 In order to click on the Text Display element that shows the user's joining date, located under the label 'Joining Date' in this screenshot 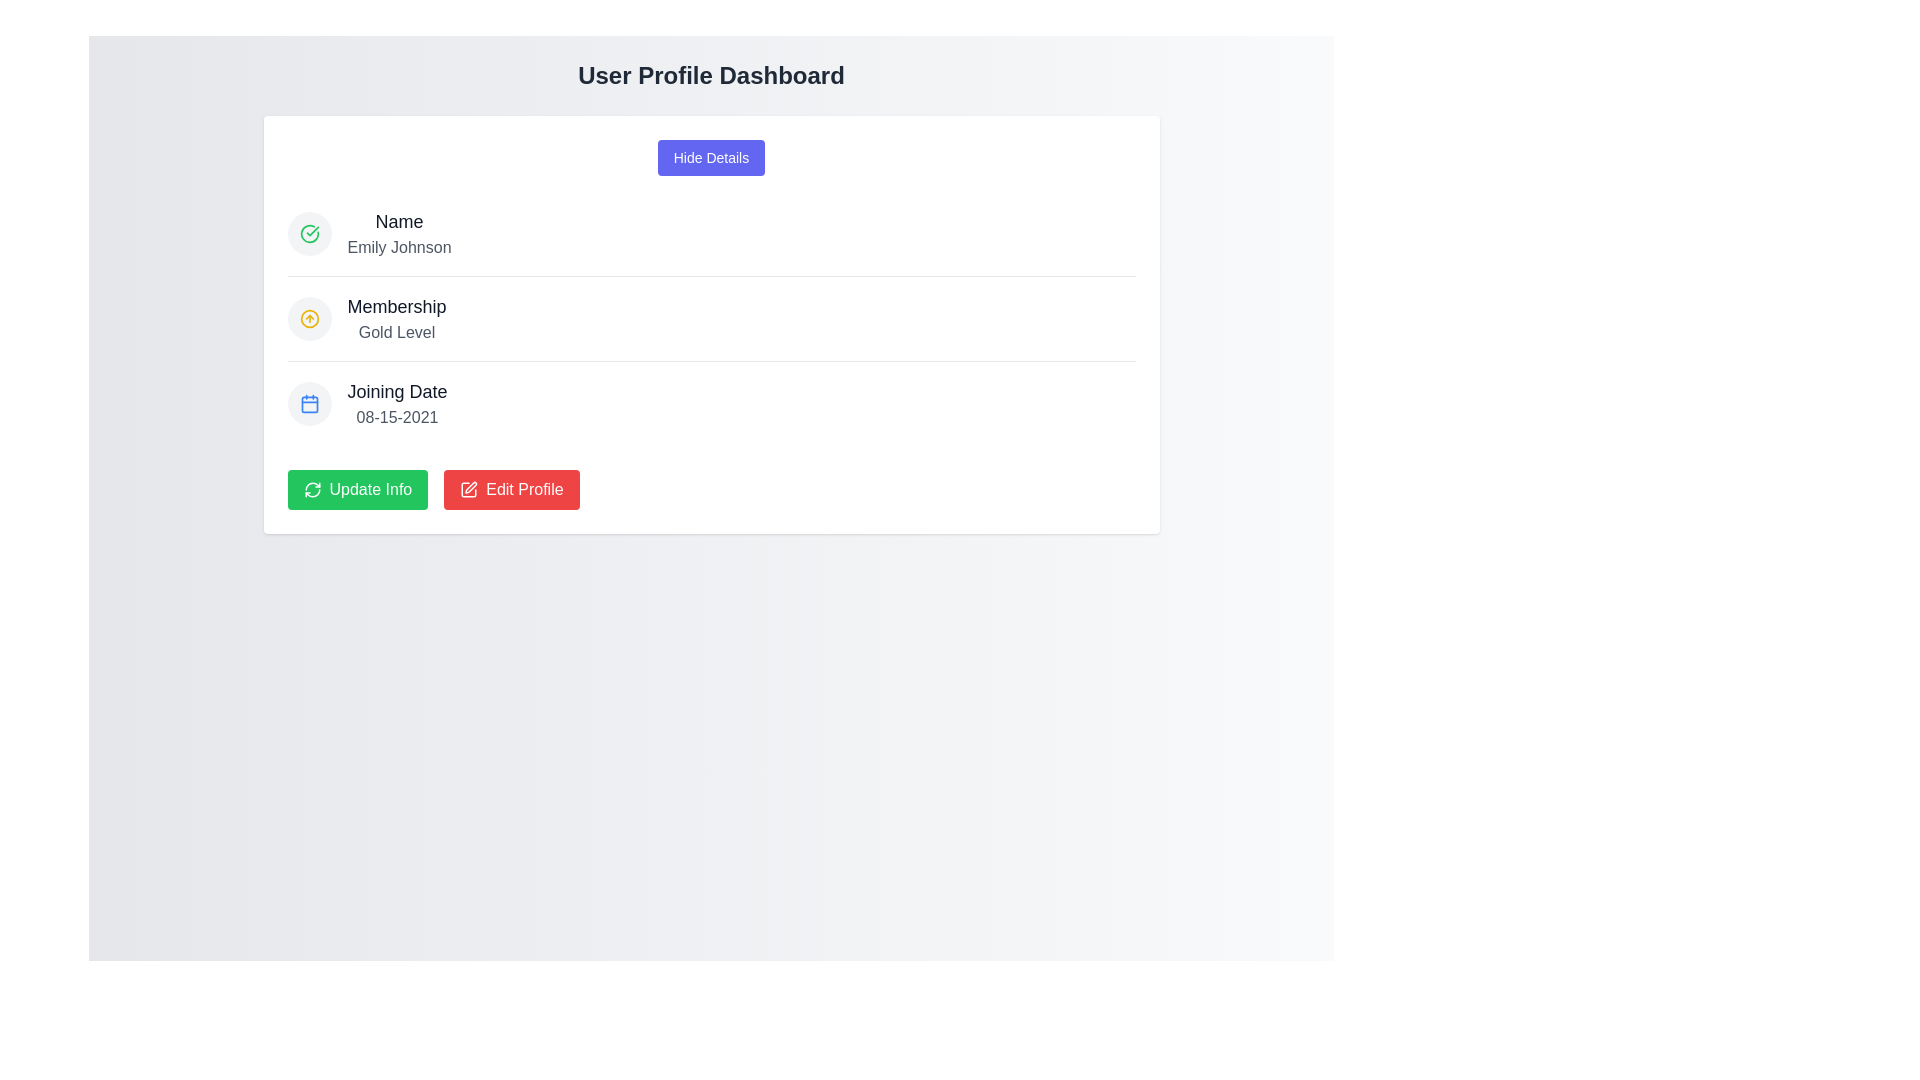, I will do `click(397, 416)`.